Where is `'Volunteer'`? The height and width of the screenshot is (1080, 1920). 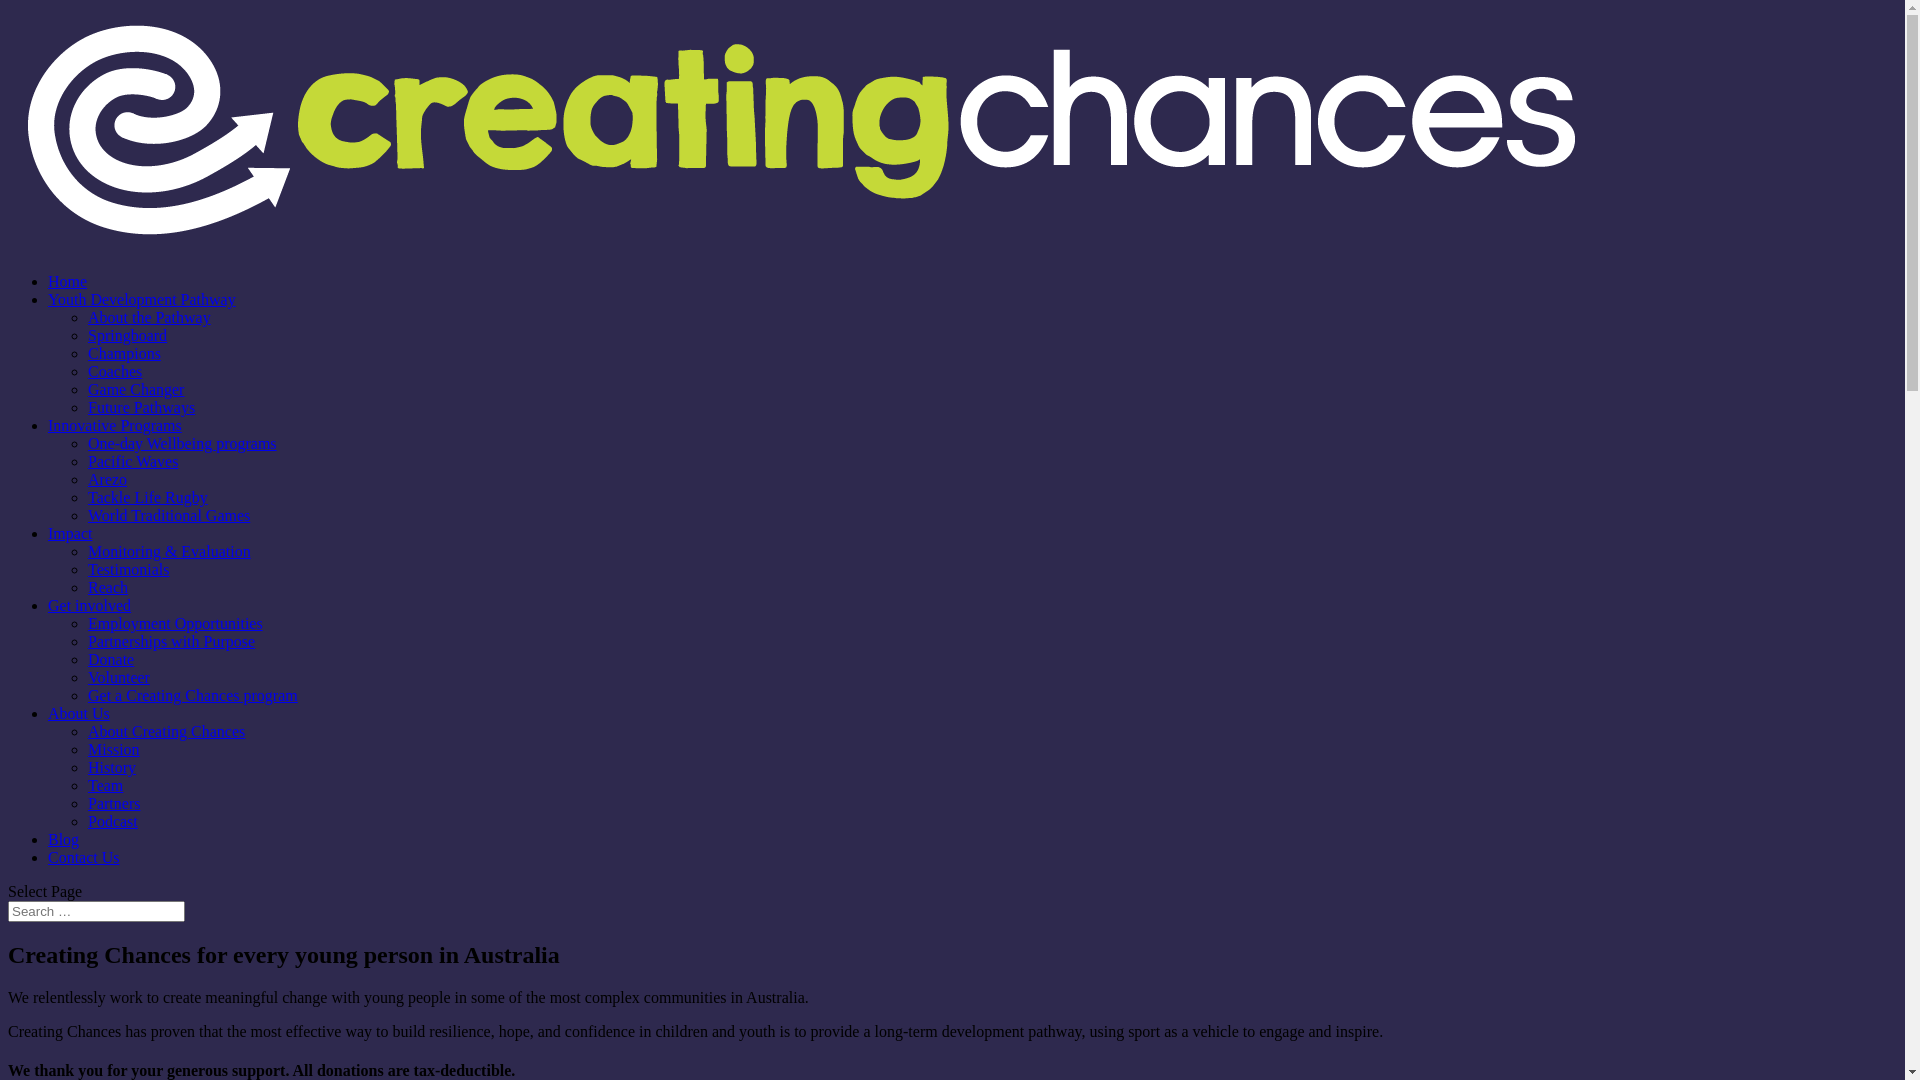 'Volunteer' is located at coordinates (118, 676).